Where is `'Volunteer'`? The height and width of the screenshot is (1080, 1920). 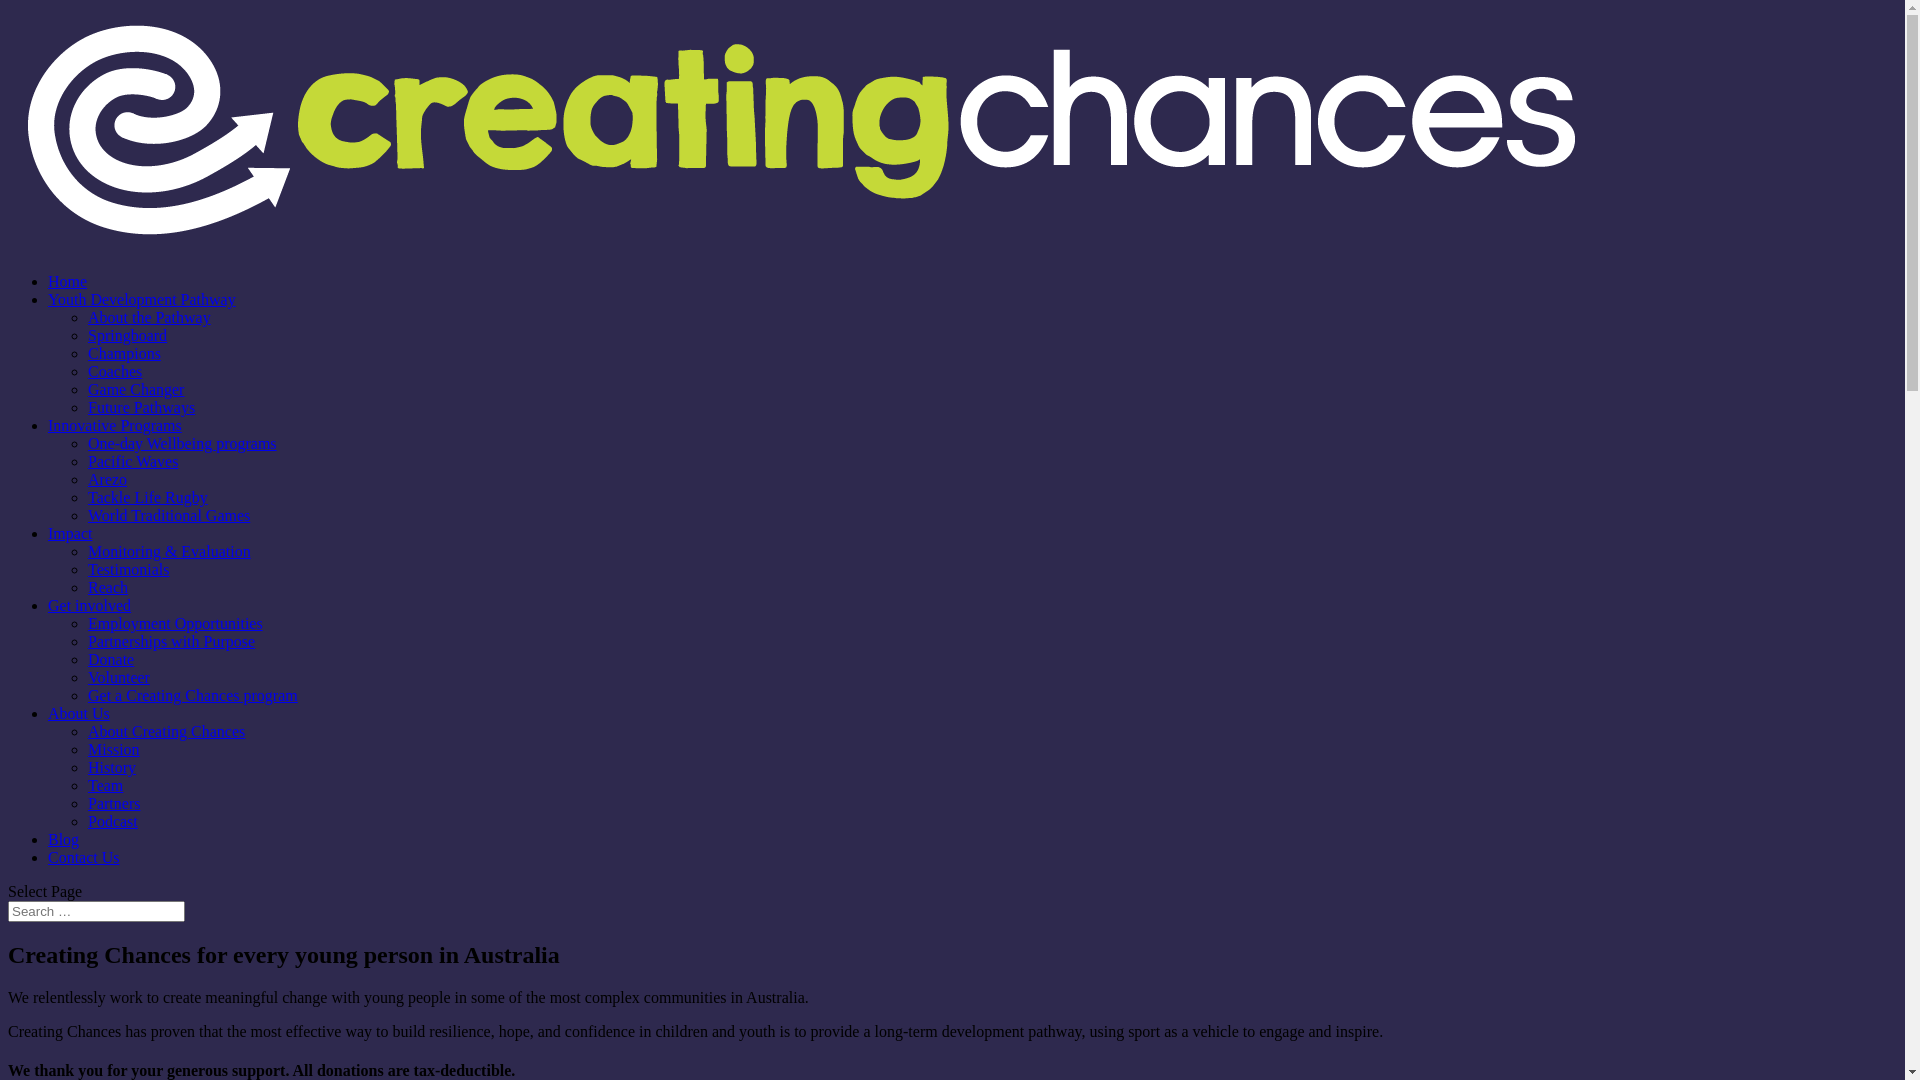 'Volunteer' is located at coordinates (118, 676).